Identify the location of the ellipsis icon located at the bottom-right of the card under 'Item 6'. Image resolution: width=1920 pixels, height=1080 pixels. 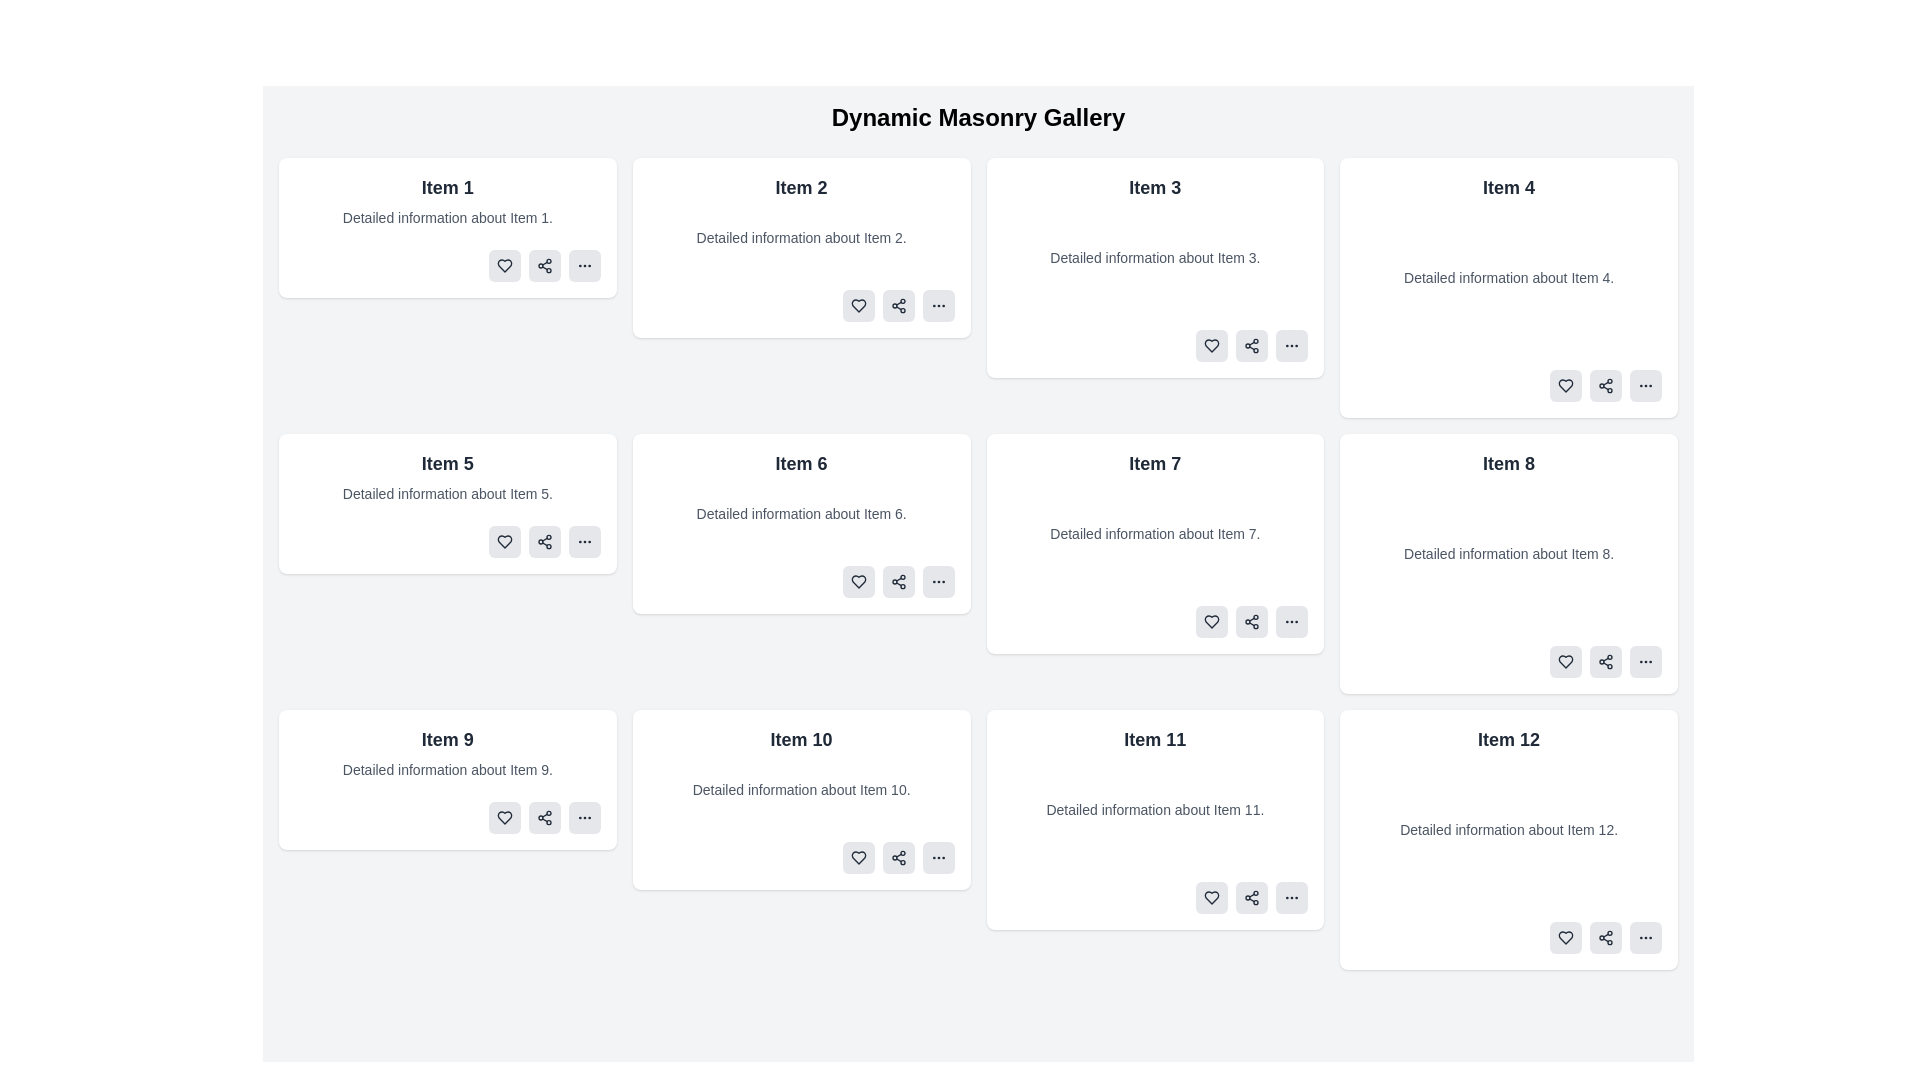
(937, 582).